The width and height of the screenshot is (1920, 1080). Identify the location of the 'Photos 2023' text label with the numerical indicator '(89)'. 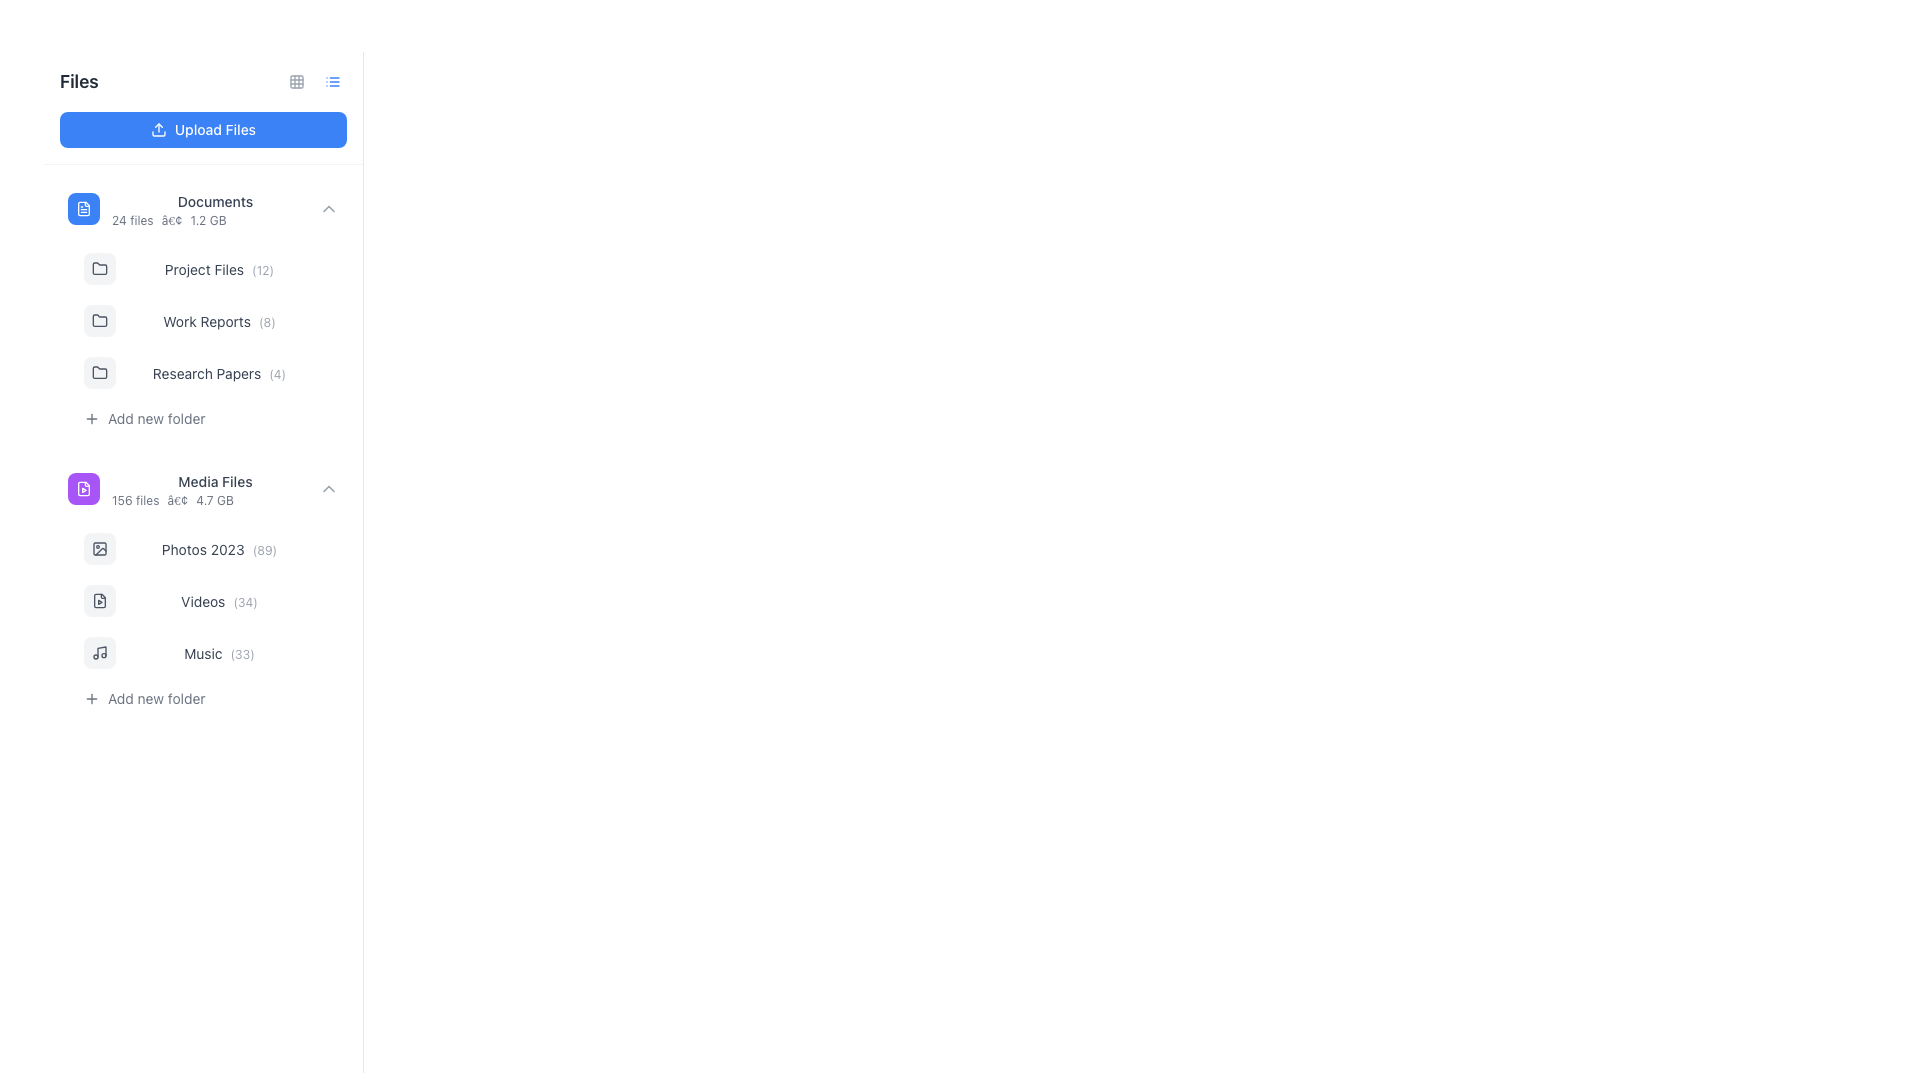
(219, 548).